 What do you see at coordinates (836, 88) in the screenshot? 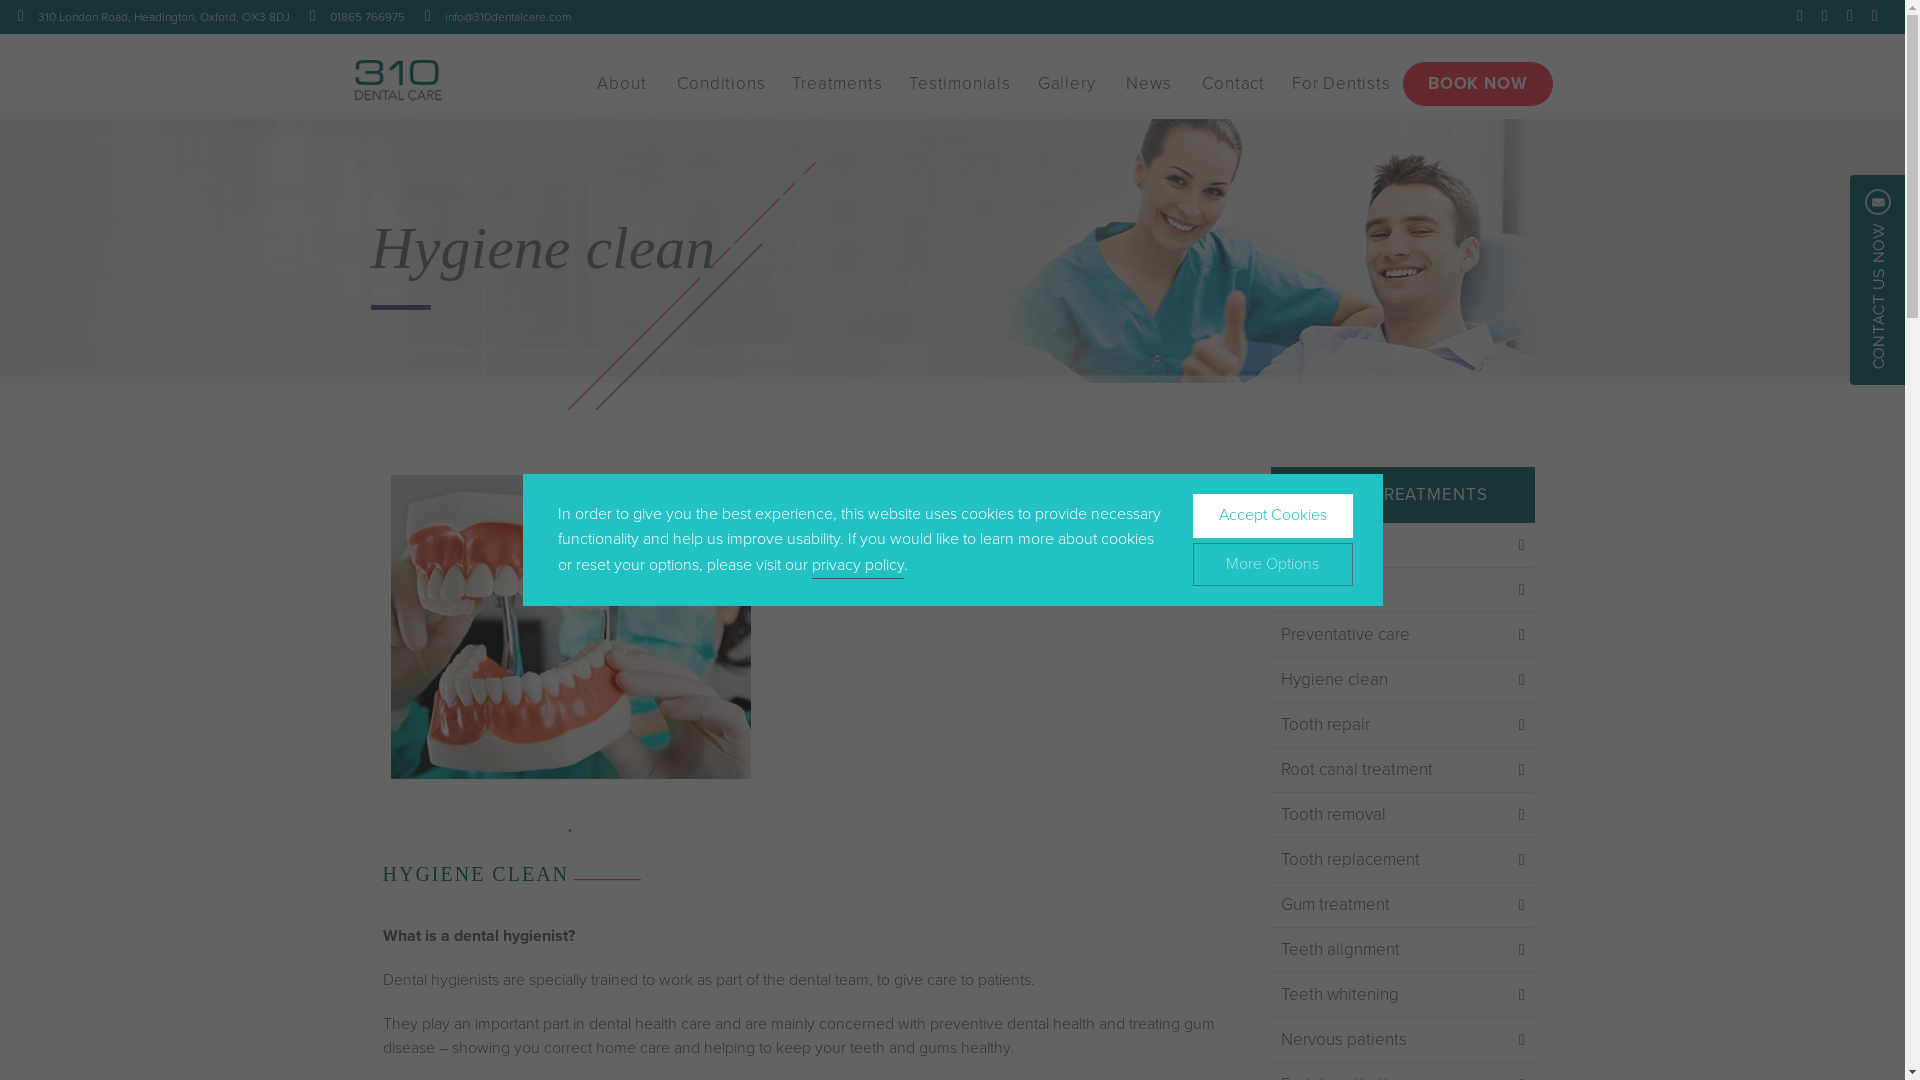
I see `'Treatments'` at bounding box center [836, 88].